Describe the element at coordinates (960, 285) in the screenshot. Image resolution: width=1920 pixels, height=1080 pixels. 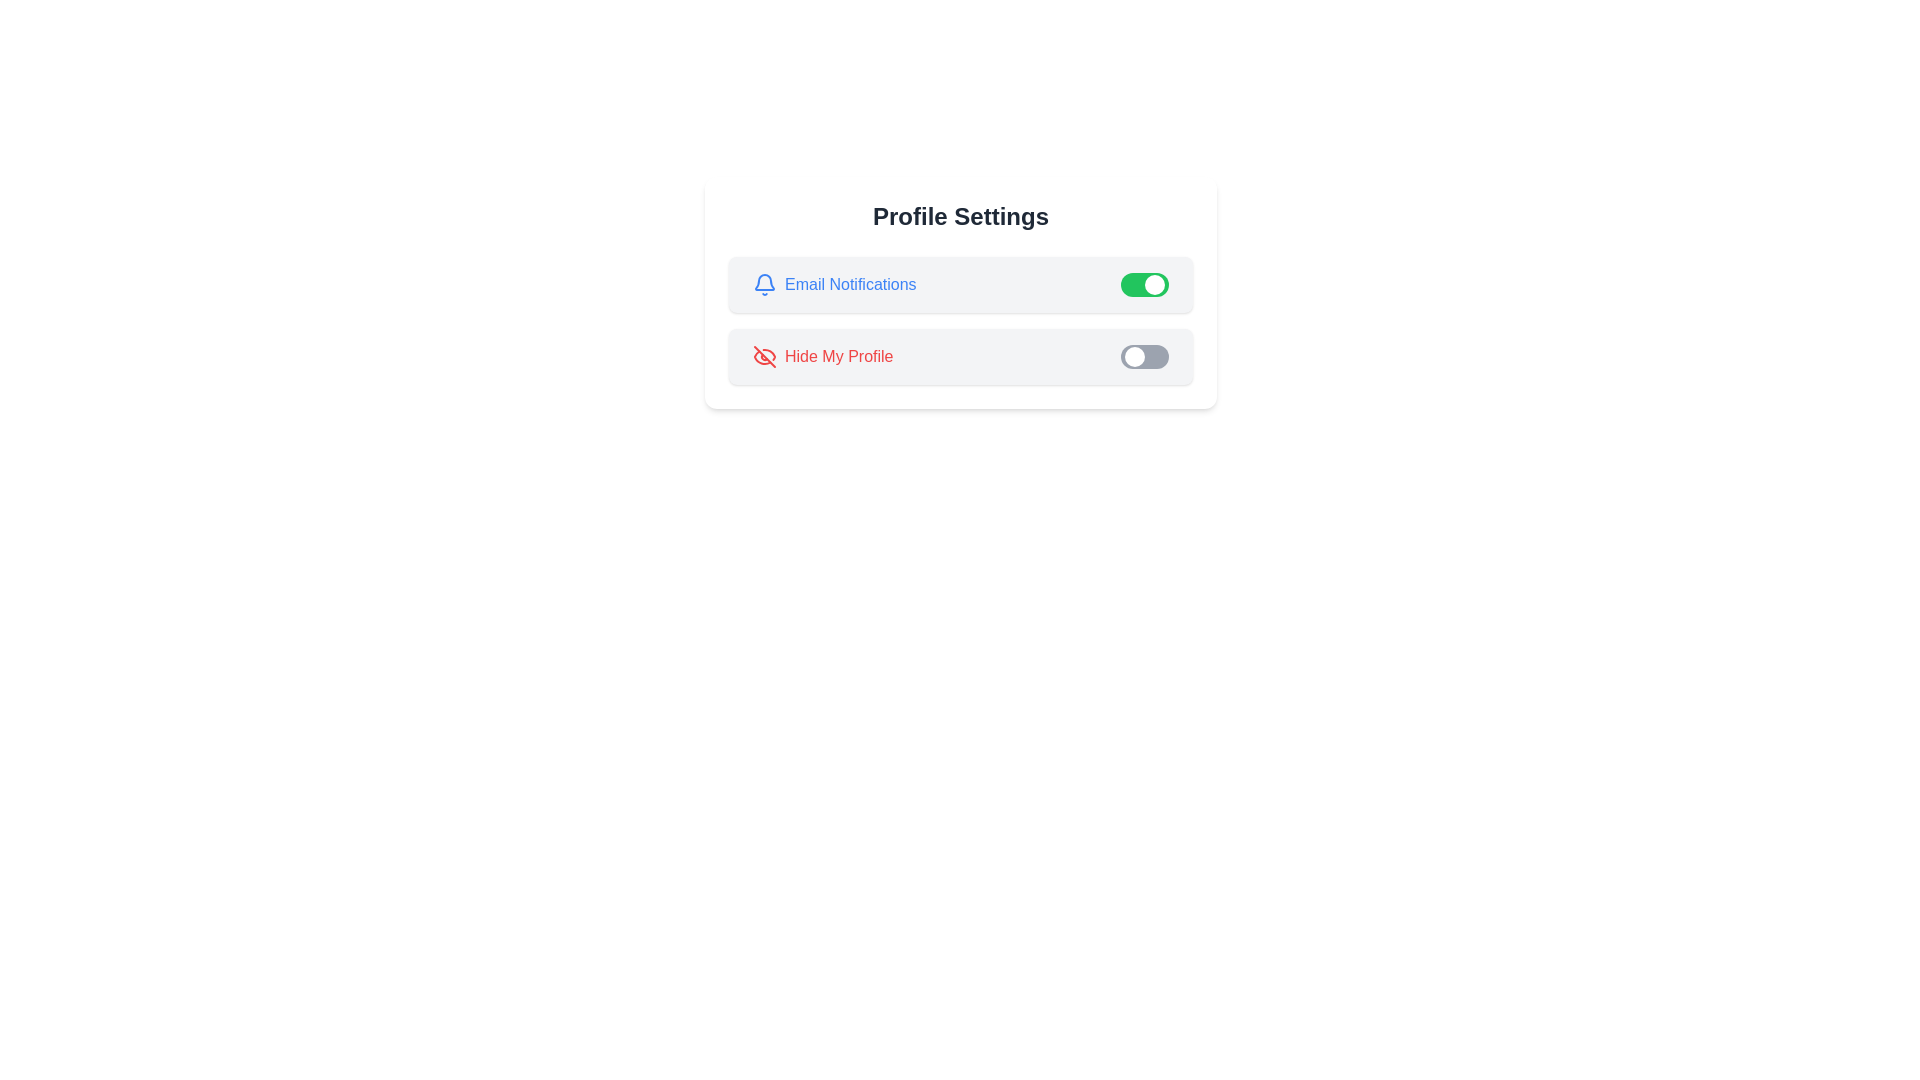
I see `the toggle switch in the email notifications section of the Profile Settings` at that location.